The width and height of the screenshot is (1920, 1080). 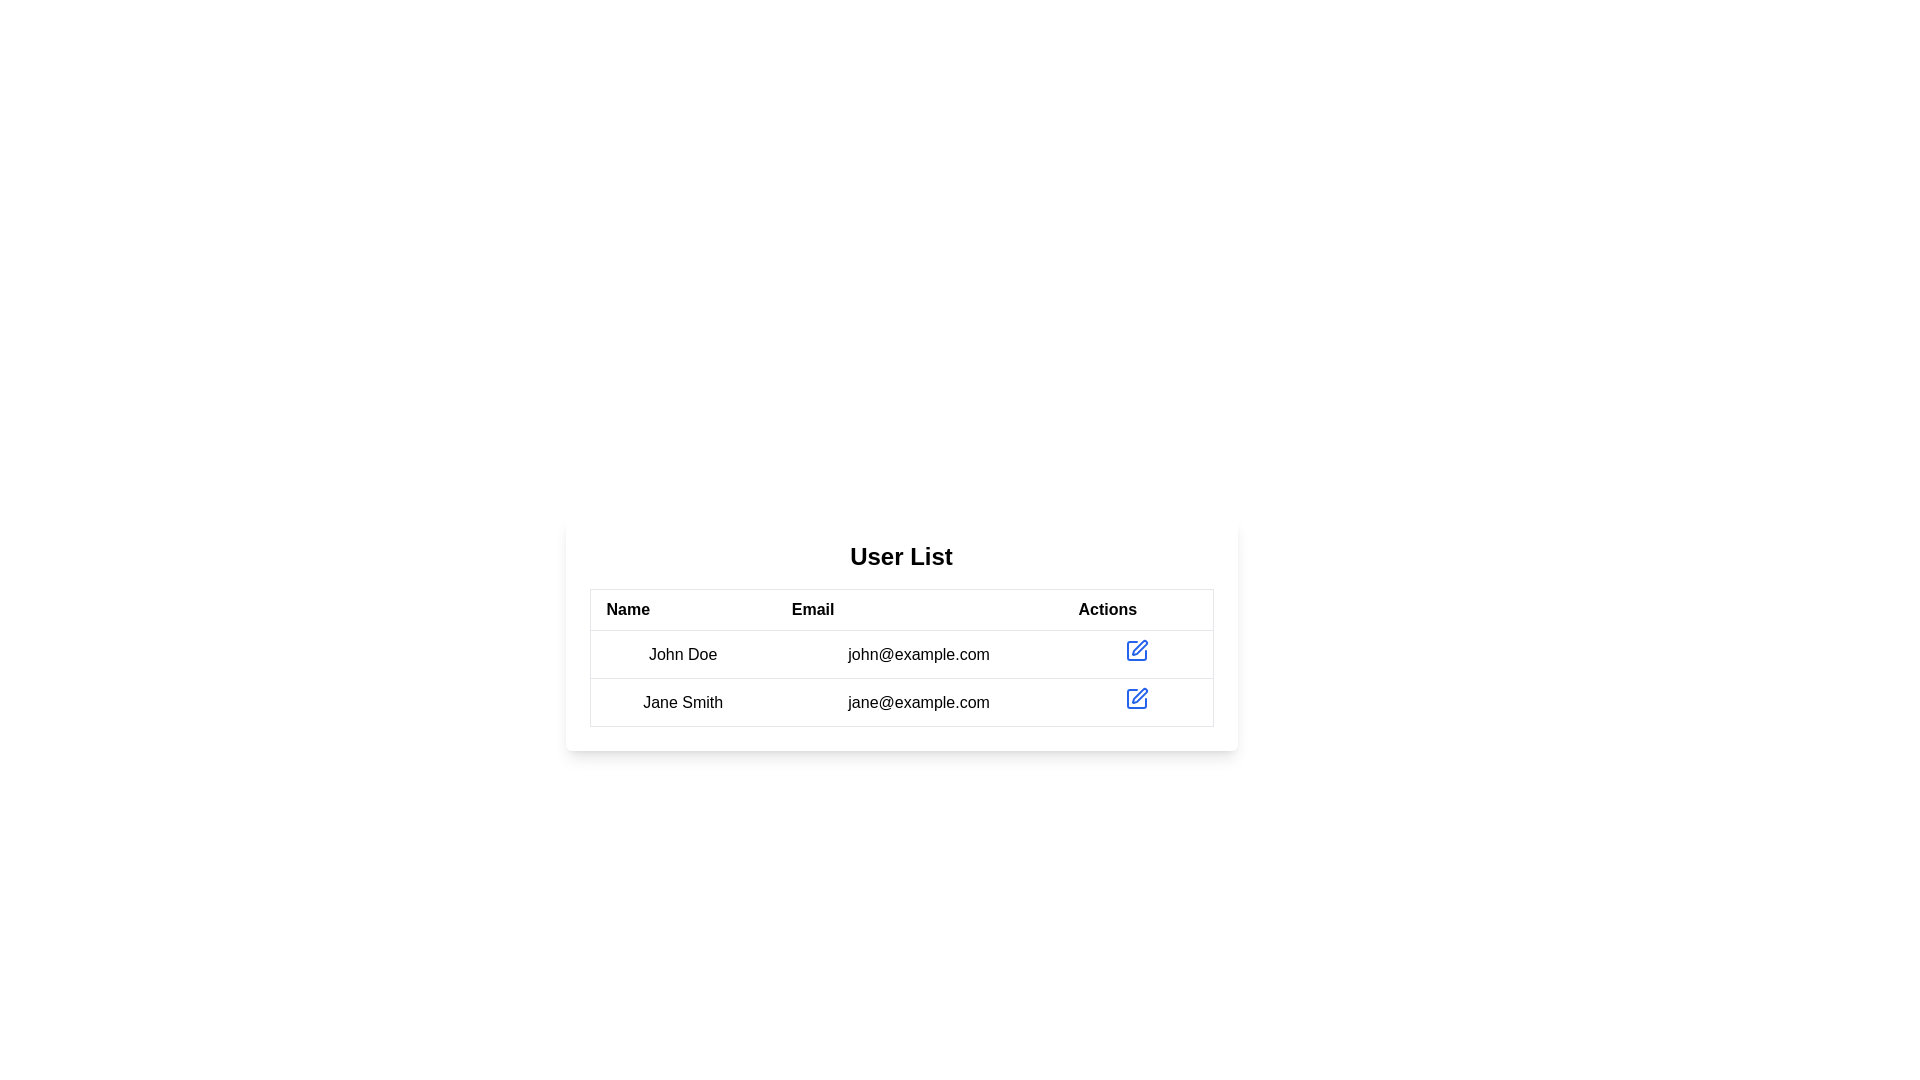 What do you see at coordinates (1137, 654) in the screenshot?
I see `the Icon Button in the Actions column of the first row corresponding to user 'John Doe' to initiate the editing function` at bounding box center [1137, 654].